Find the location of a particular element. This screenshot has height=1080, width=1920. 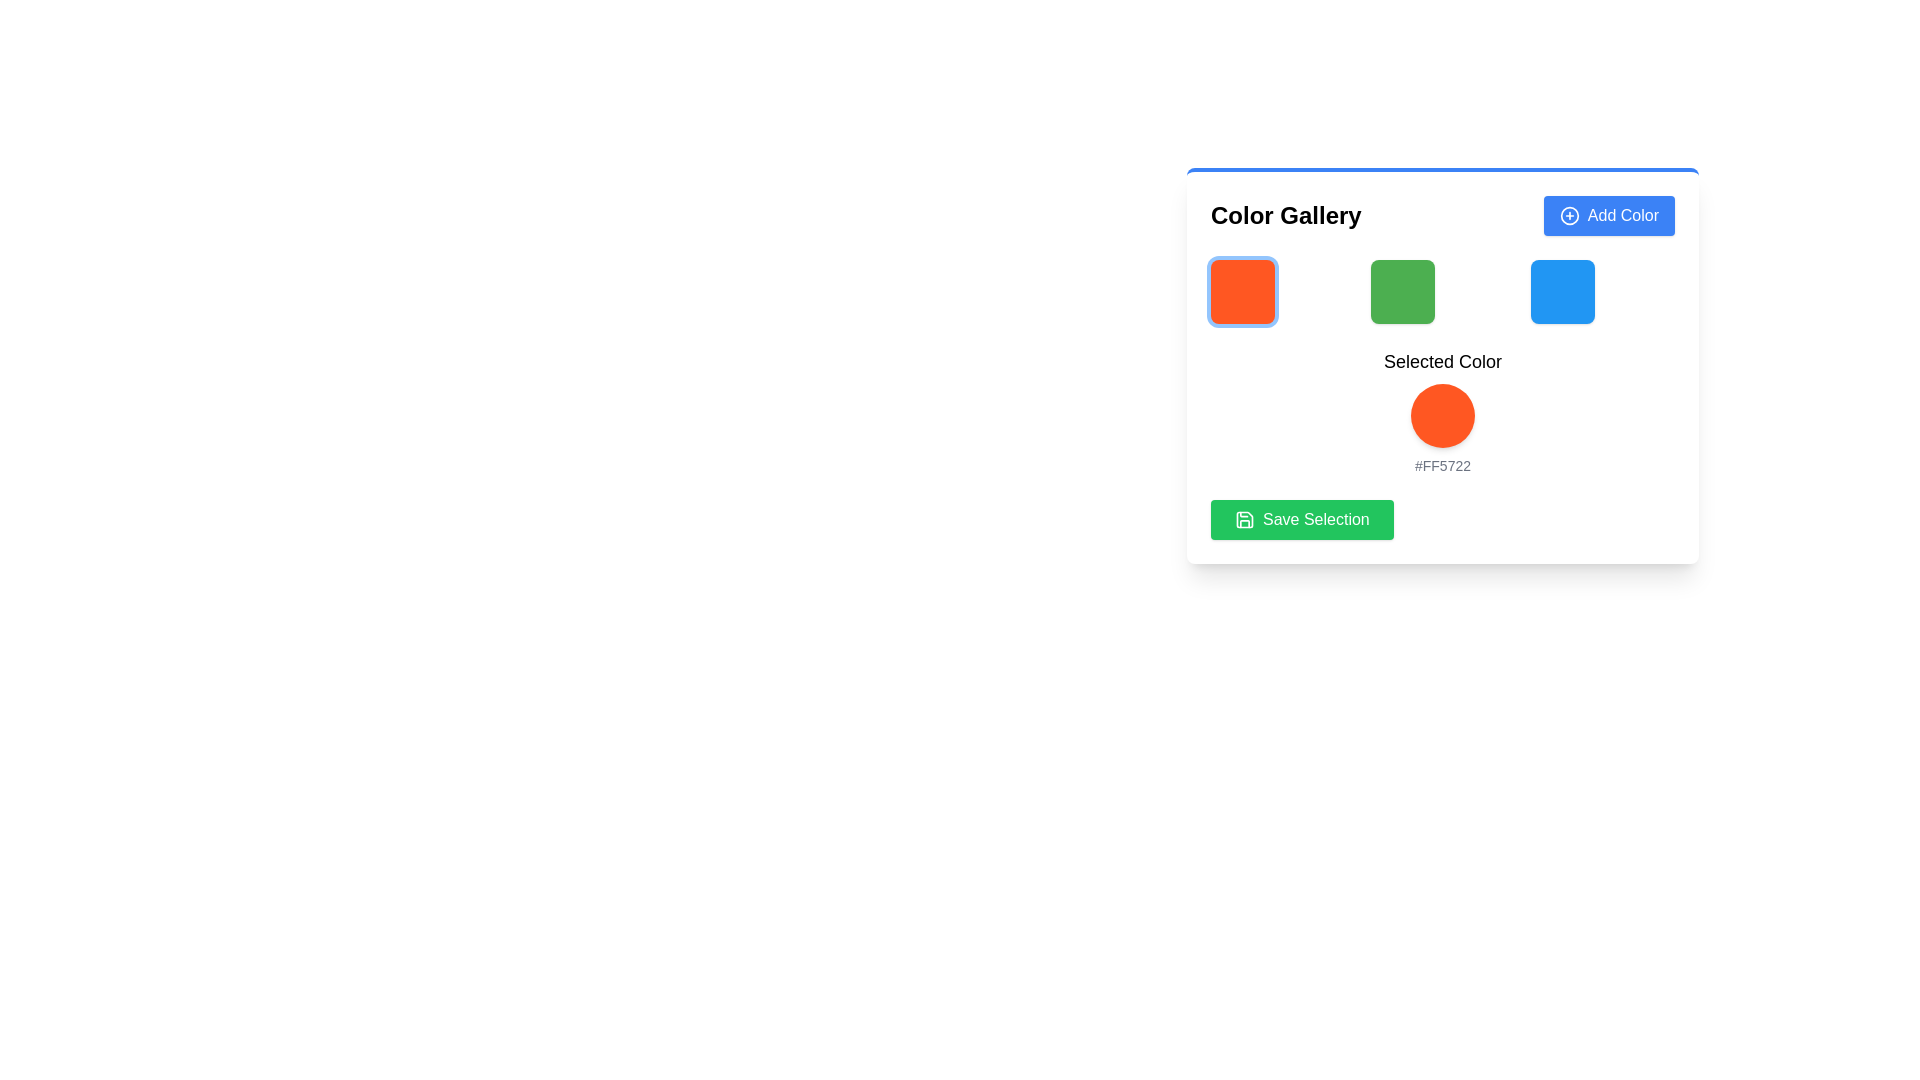

top-left component of the save icon located at the bottom-center of the color selection modal by hovering over it is located at coordinates (1243, 519).